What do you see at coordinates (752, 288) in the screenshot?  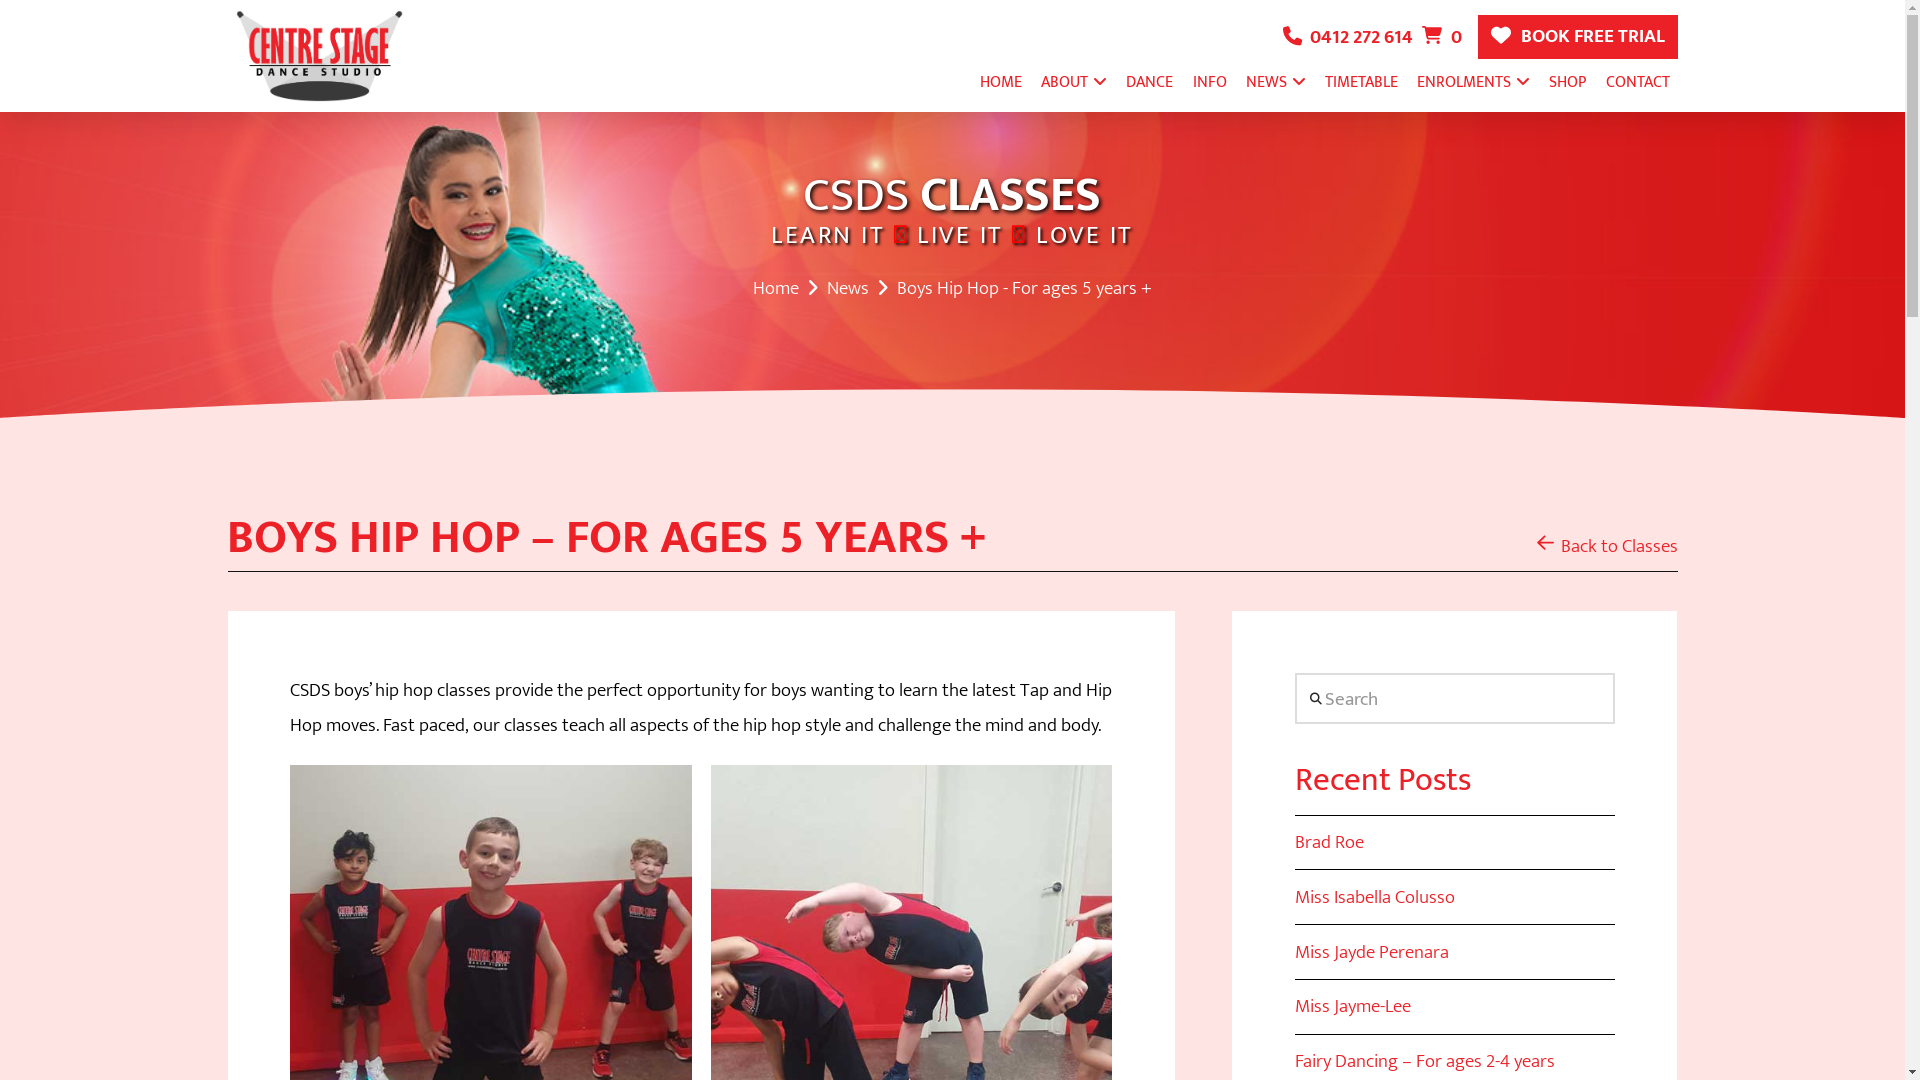 I see `'Home'` at bounding box center [752, 288].